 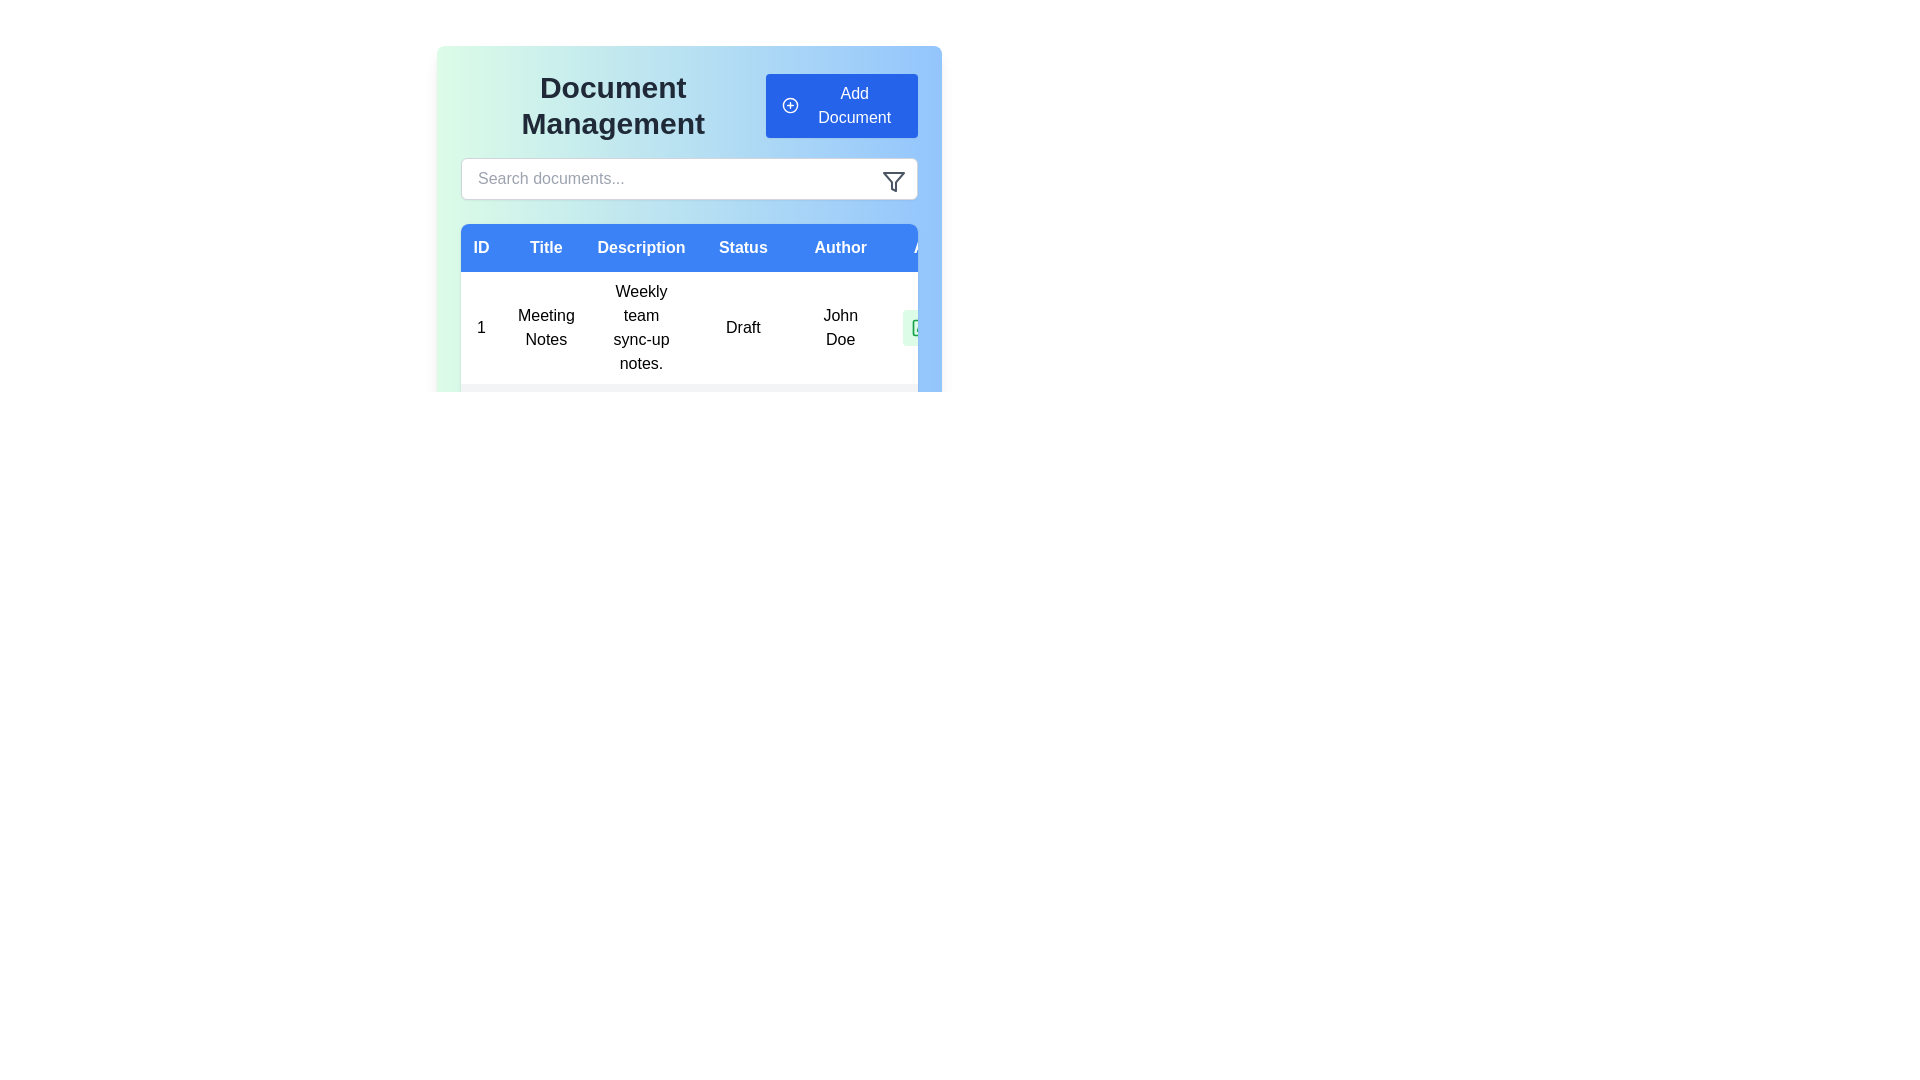 What do you see at coordinates (728, 326) in the screenshot?
I see `the static text 'Draft' located in the first row of the table under the 'Status' column` at bounding box center [728, 326].